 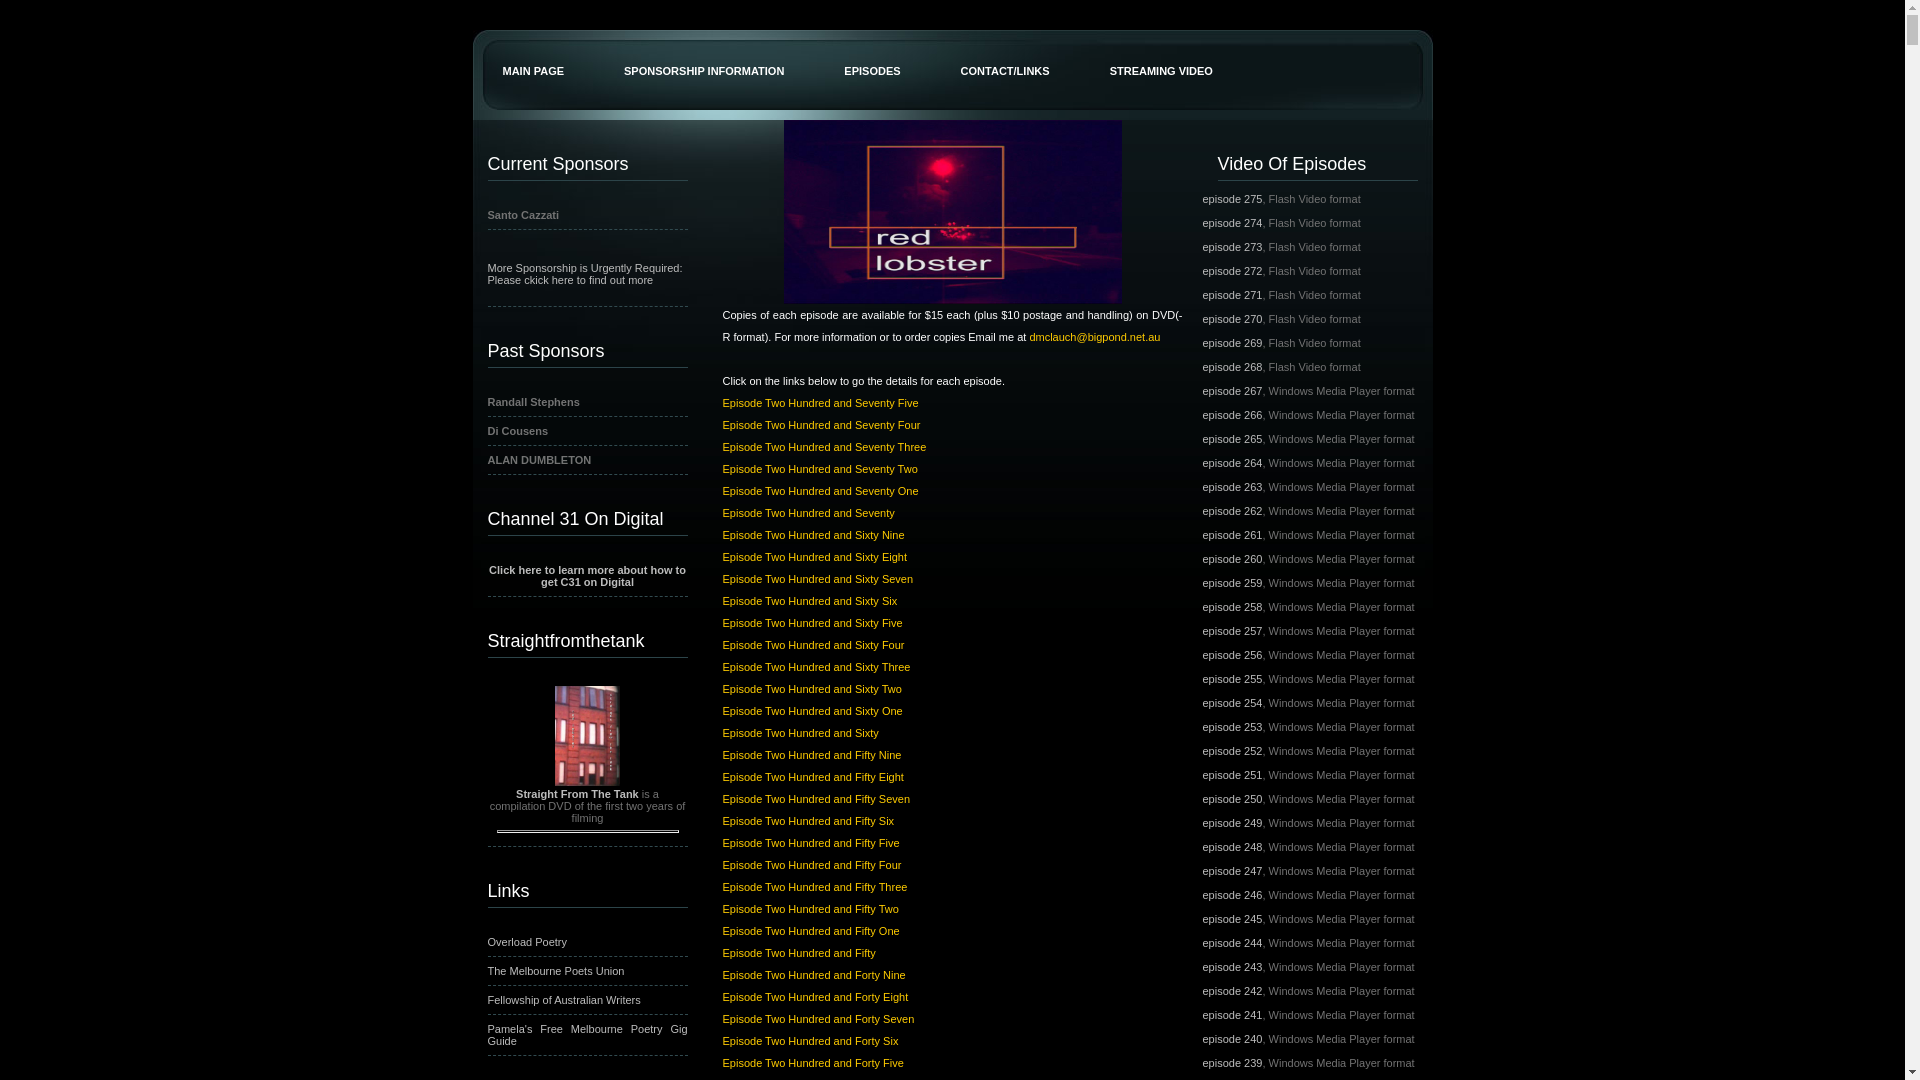 What do you see at coordinates (720, 423) in the screenshot?
I see `'Episode Two Hundred and Seventy Four'` at bounding box center [720, 423].